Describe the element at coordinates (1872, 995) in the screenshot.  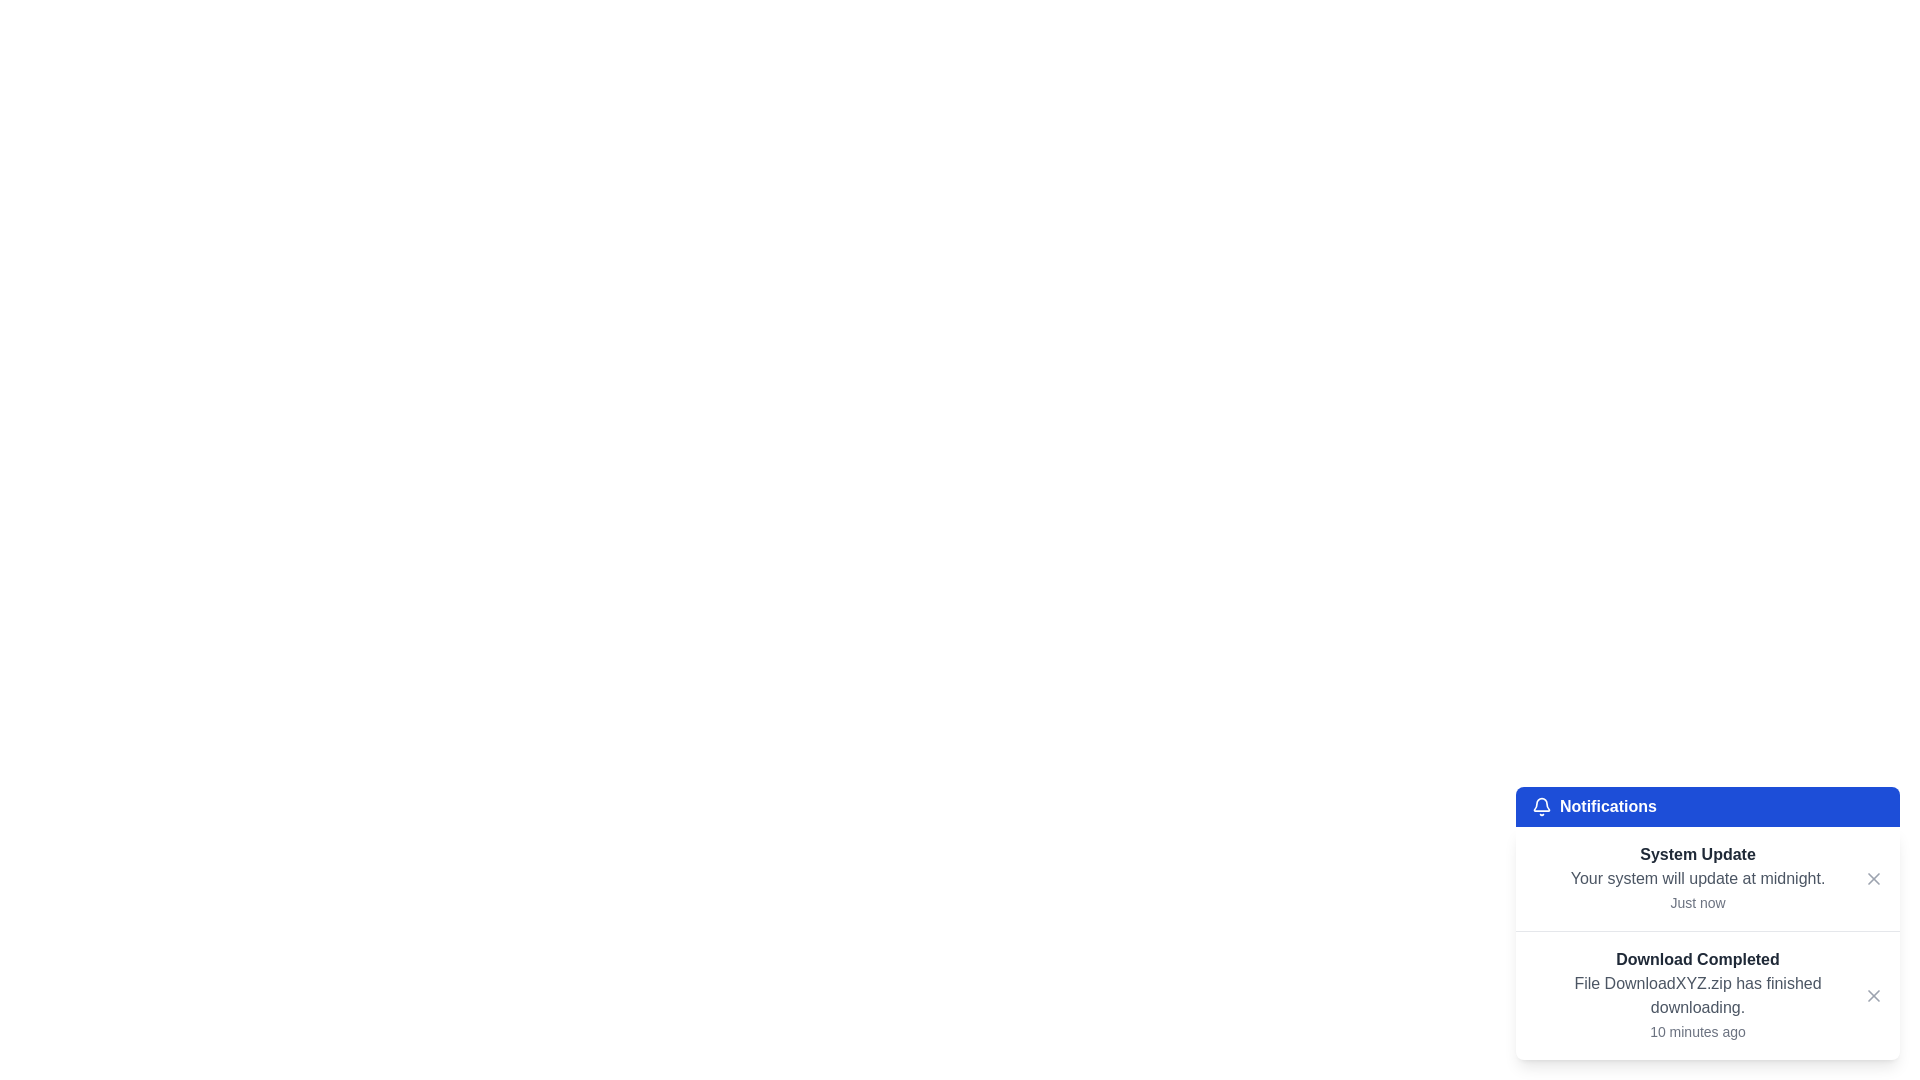
I see `the Close button icon, which resembles an 'X' shape` at that location.